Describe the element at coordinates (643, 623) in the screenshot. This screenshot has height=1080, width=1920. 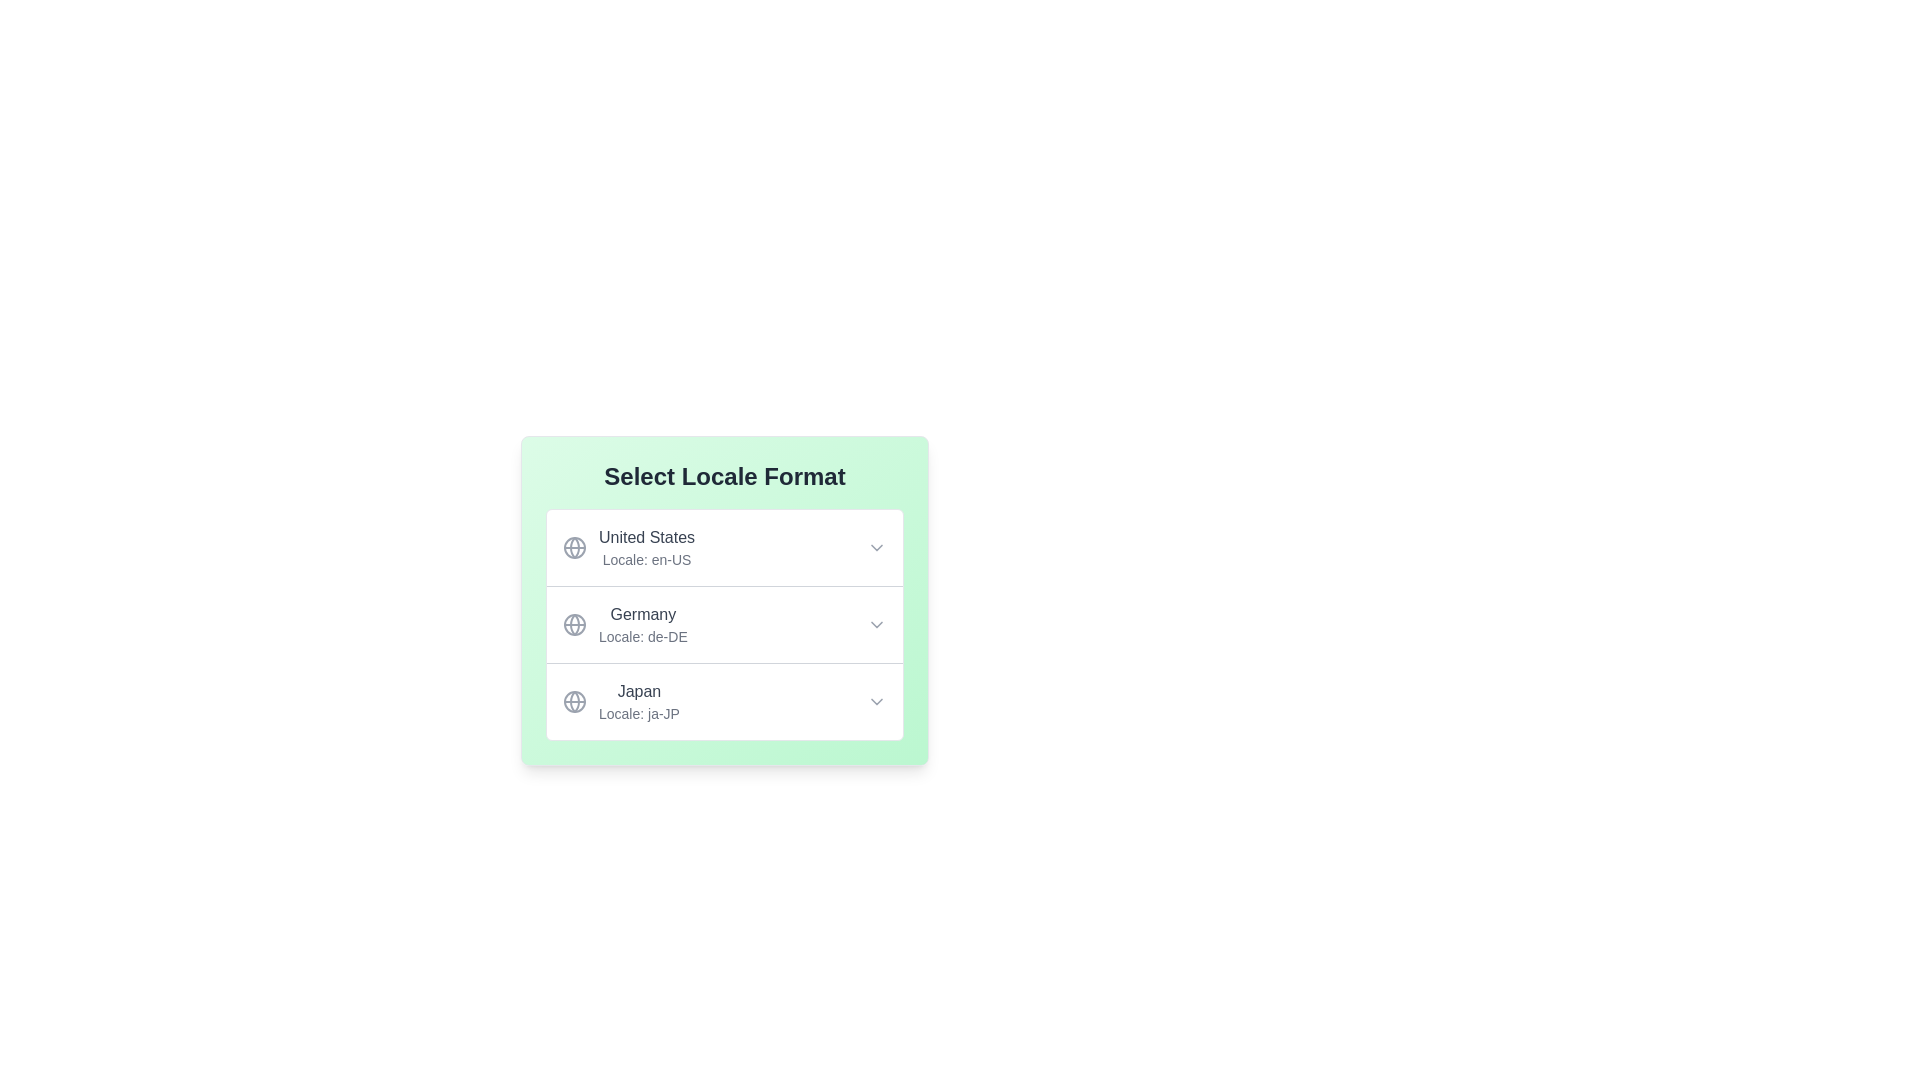
I see `the text label identifying the 'Germany' locale with the value 'Locale: de-DE' within the green-background panel labeled 'Select Locale Format'` at that location.